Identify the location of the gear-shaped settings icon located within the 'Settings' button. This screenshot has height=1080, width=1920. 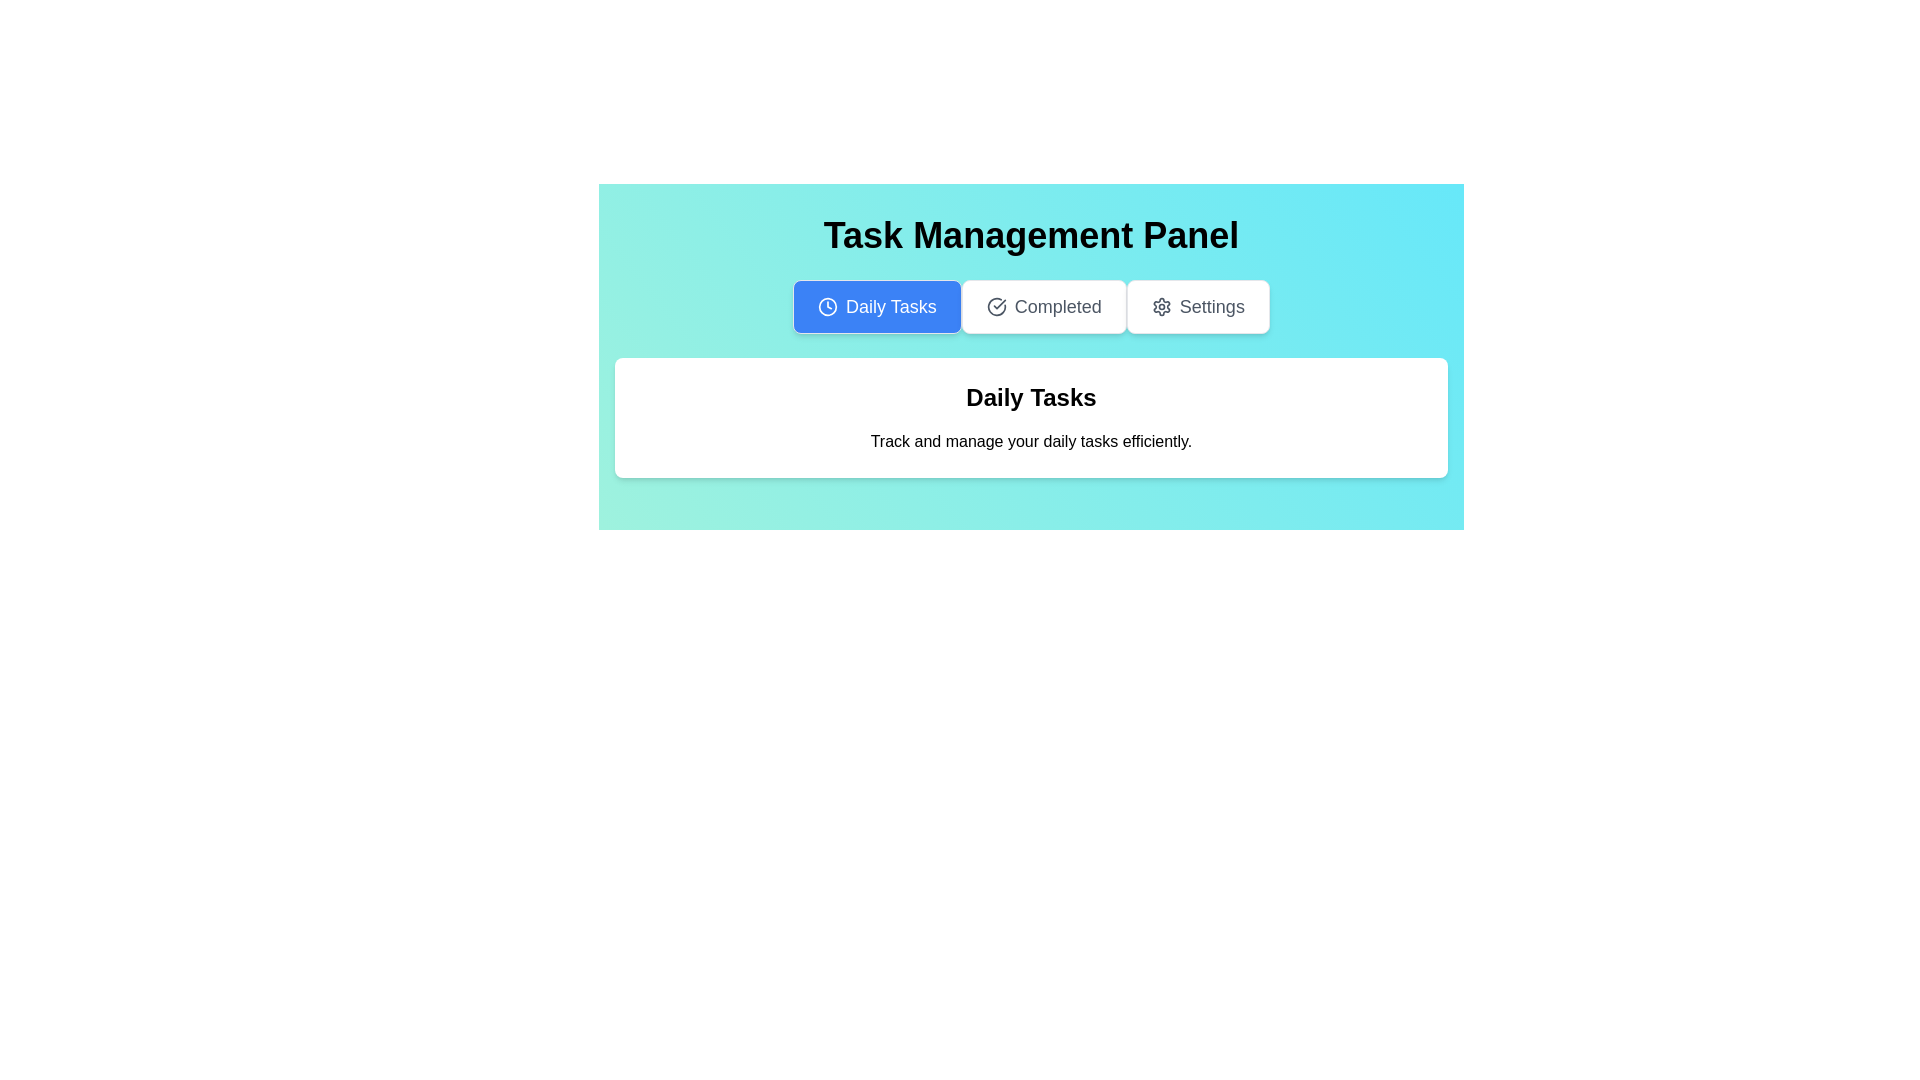
(1161, 307).